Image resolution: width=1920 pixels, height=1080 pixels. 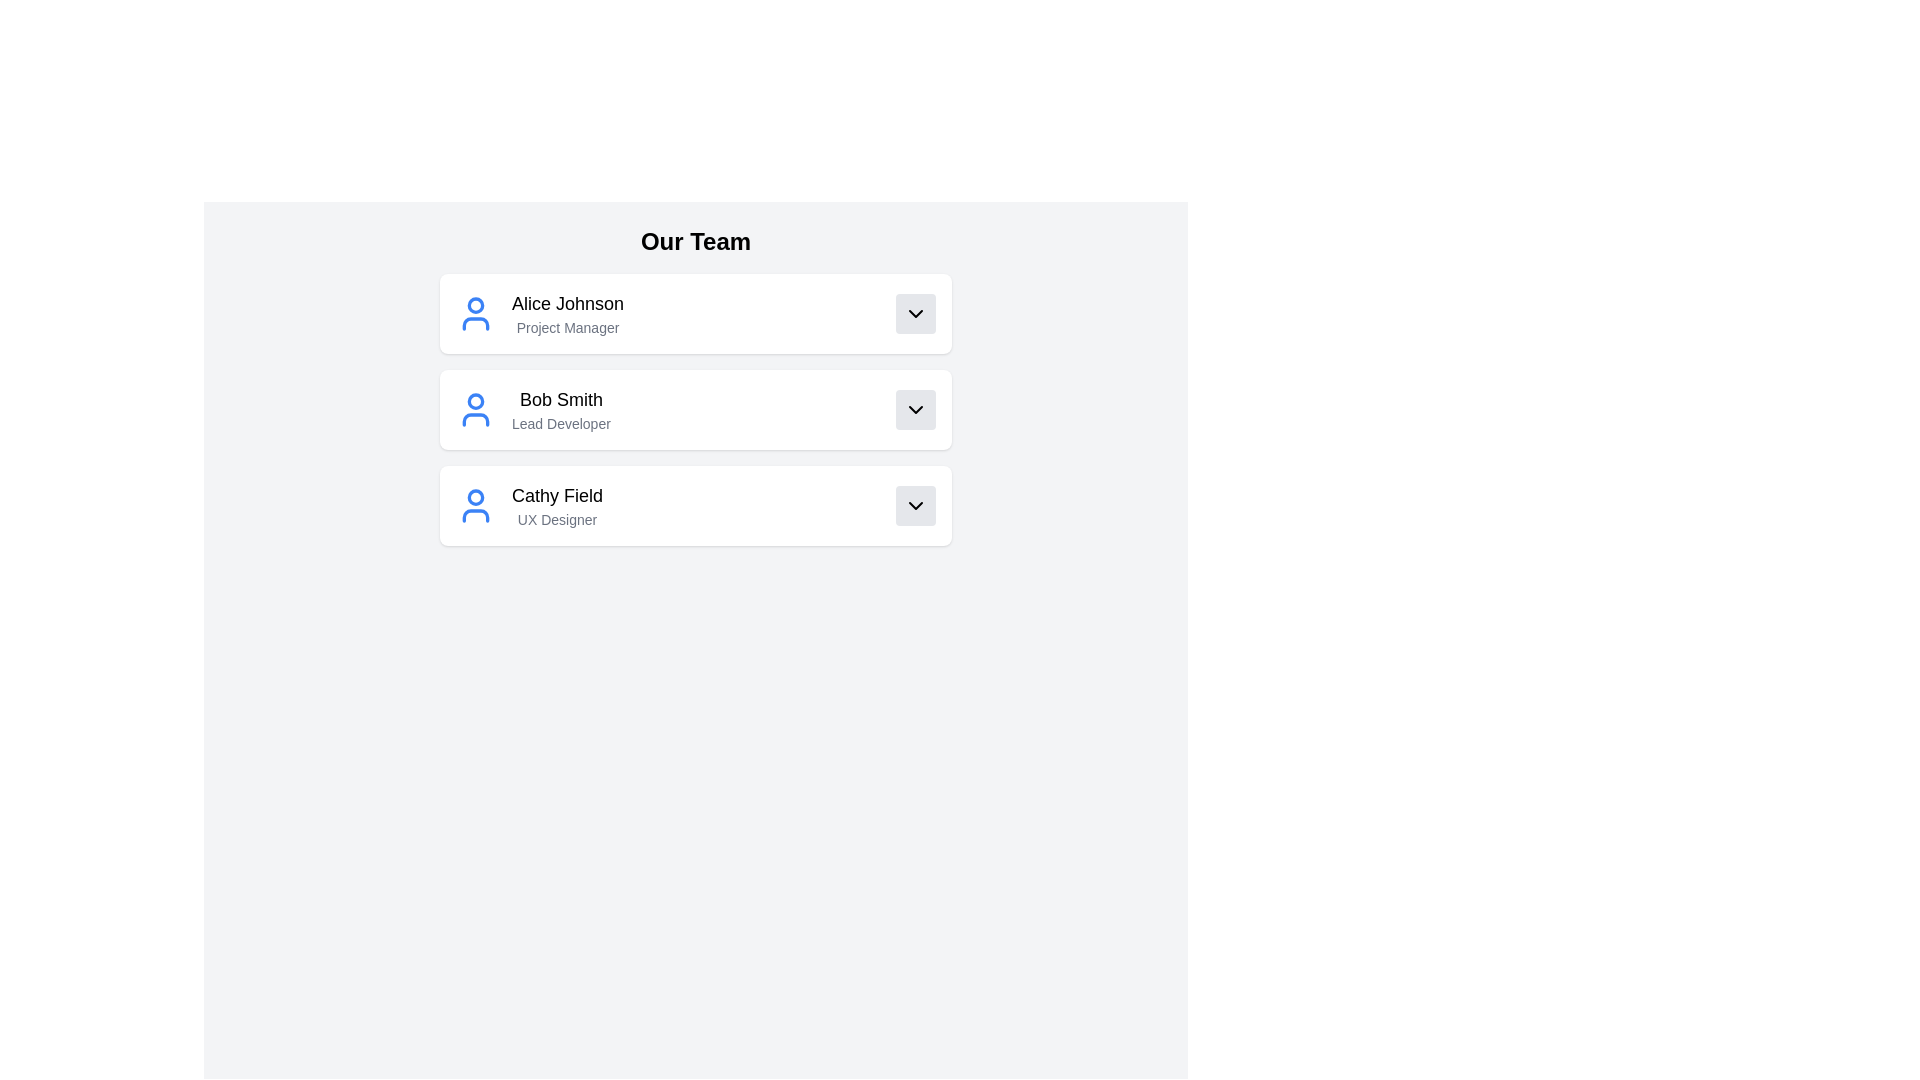 I want to click on the square button with a light gray background and a downward-facing chevron icon, located to the right of 'Project Manager' and below 'Alice Johnson', to change its background color, so click(x=915, y=313).